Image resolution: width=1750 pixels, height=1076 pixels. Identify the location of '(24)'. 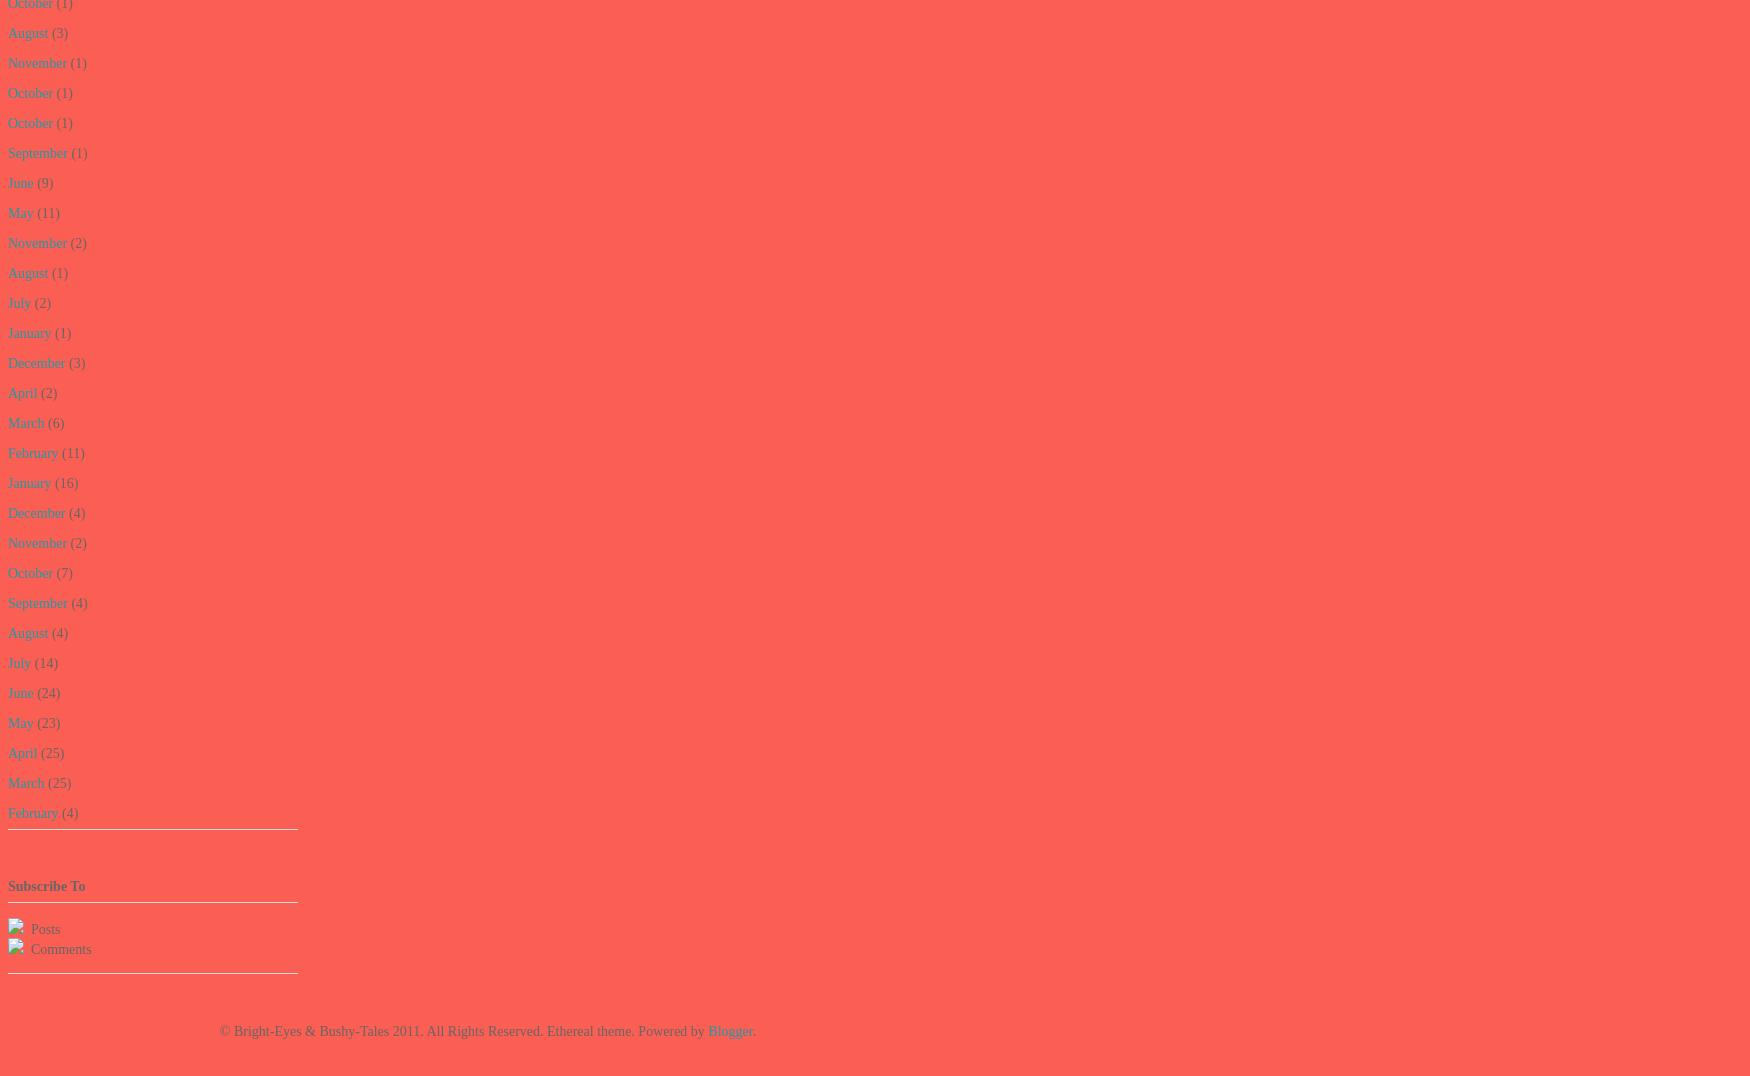
(32, 693).